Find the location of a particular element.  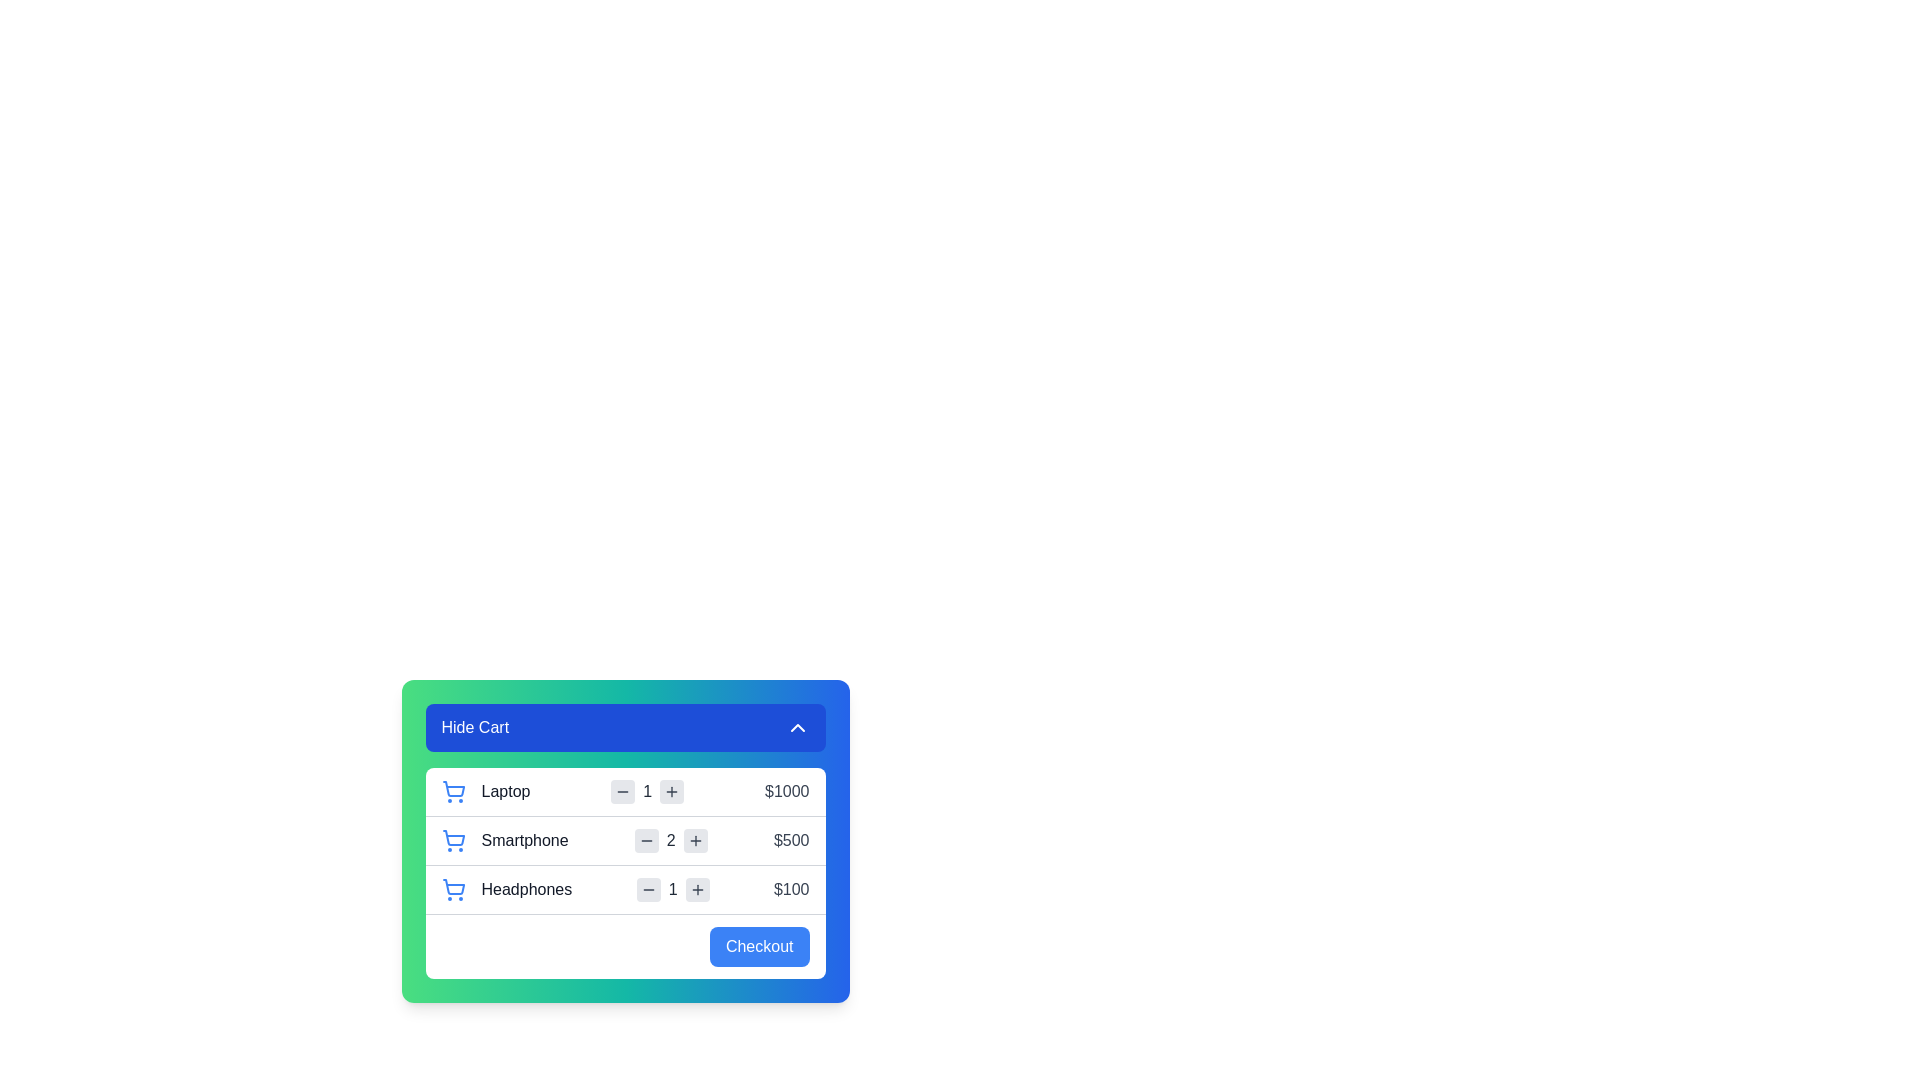

the rounded button with a light gray background and a small dark gray plus sign inside it, located at the end of the 'Headphones' row in the cart interface to increase the quantity is located at coordinates (697, 889).